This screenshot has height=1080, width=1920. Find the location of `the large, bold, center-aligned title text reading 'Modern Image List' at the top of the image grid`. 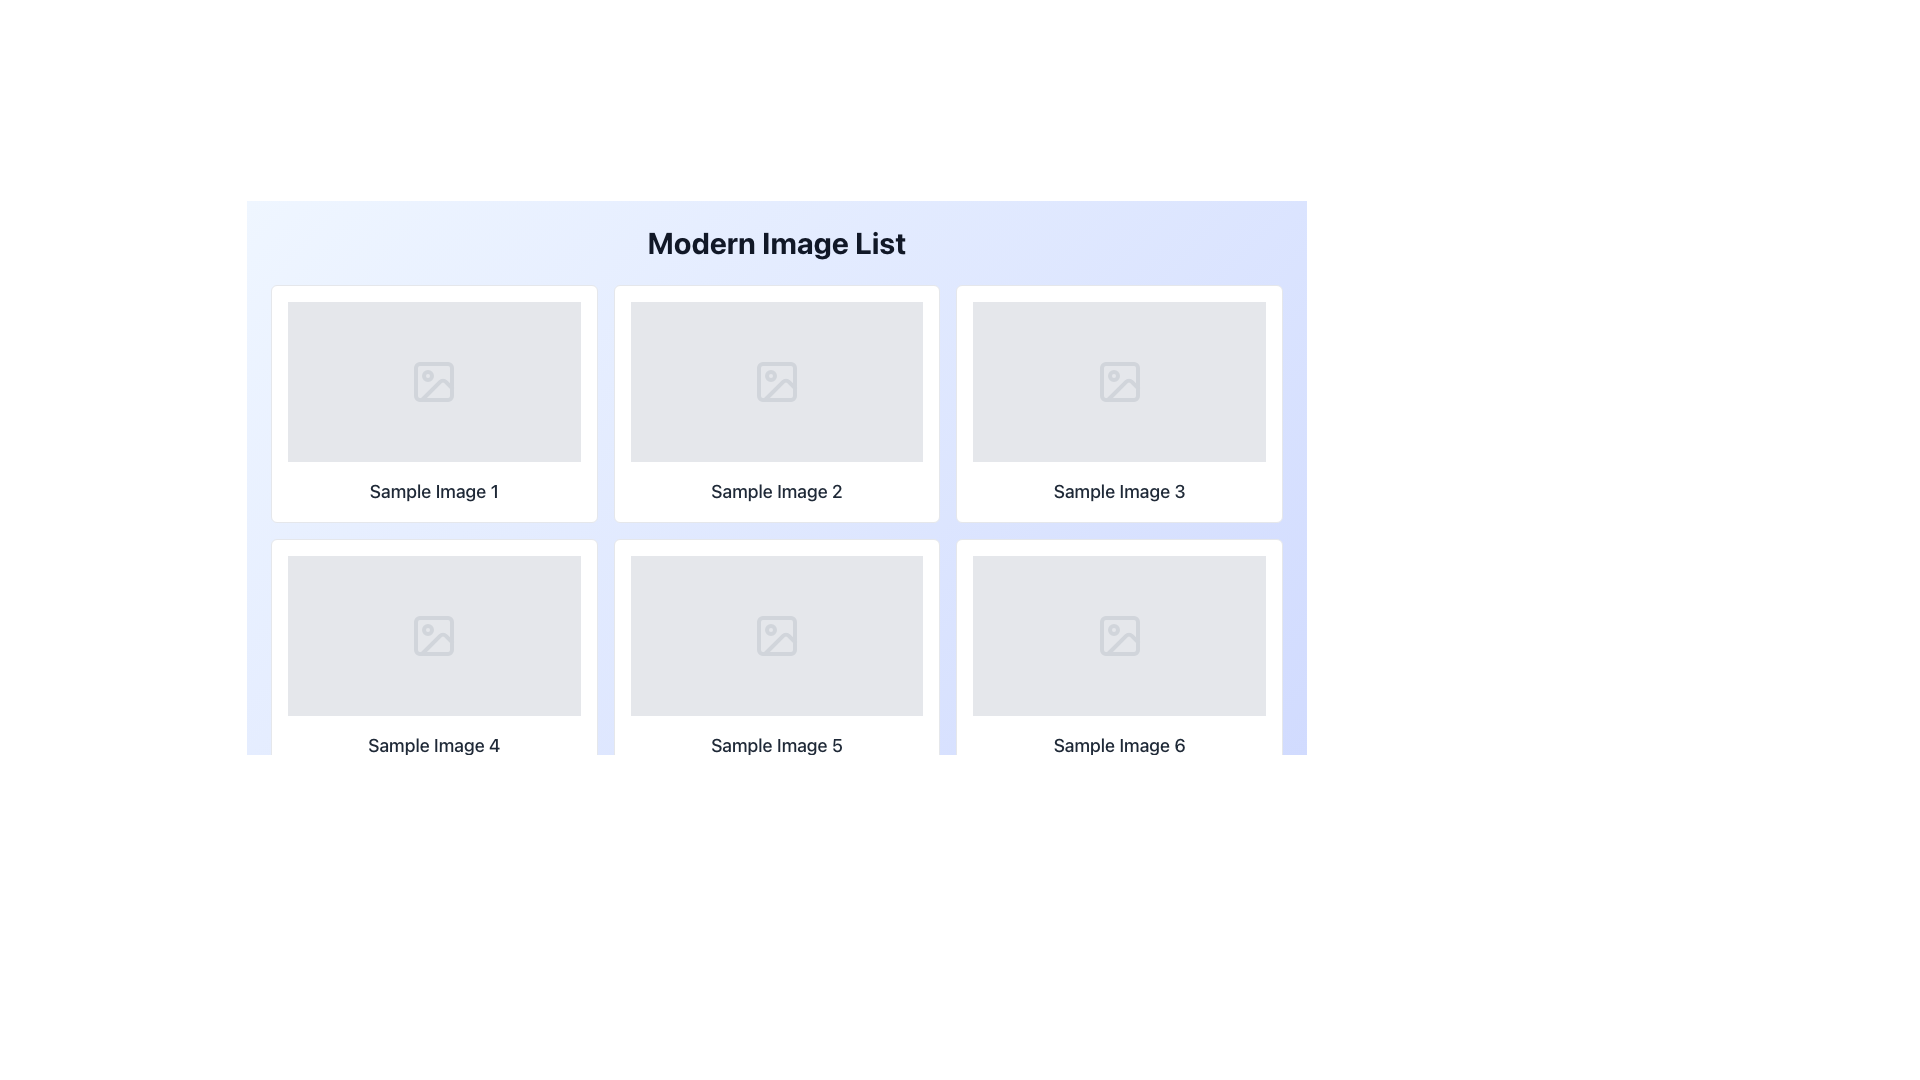

the large, bold, center-aligned title text reading 'Modern Image List' at the top of the image grid is located at coordinates (776, 242).